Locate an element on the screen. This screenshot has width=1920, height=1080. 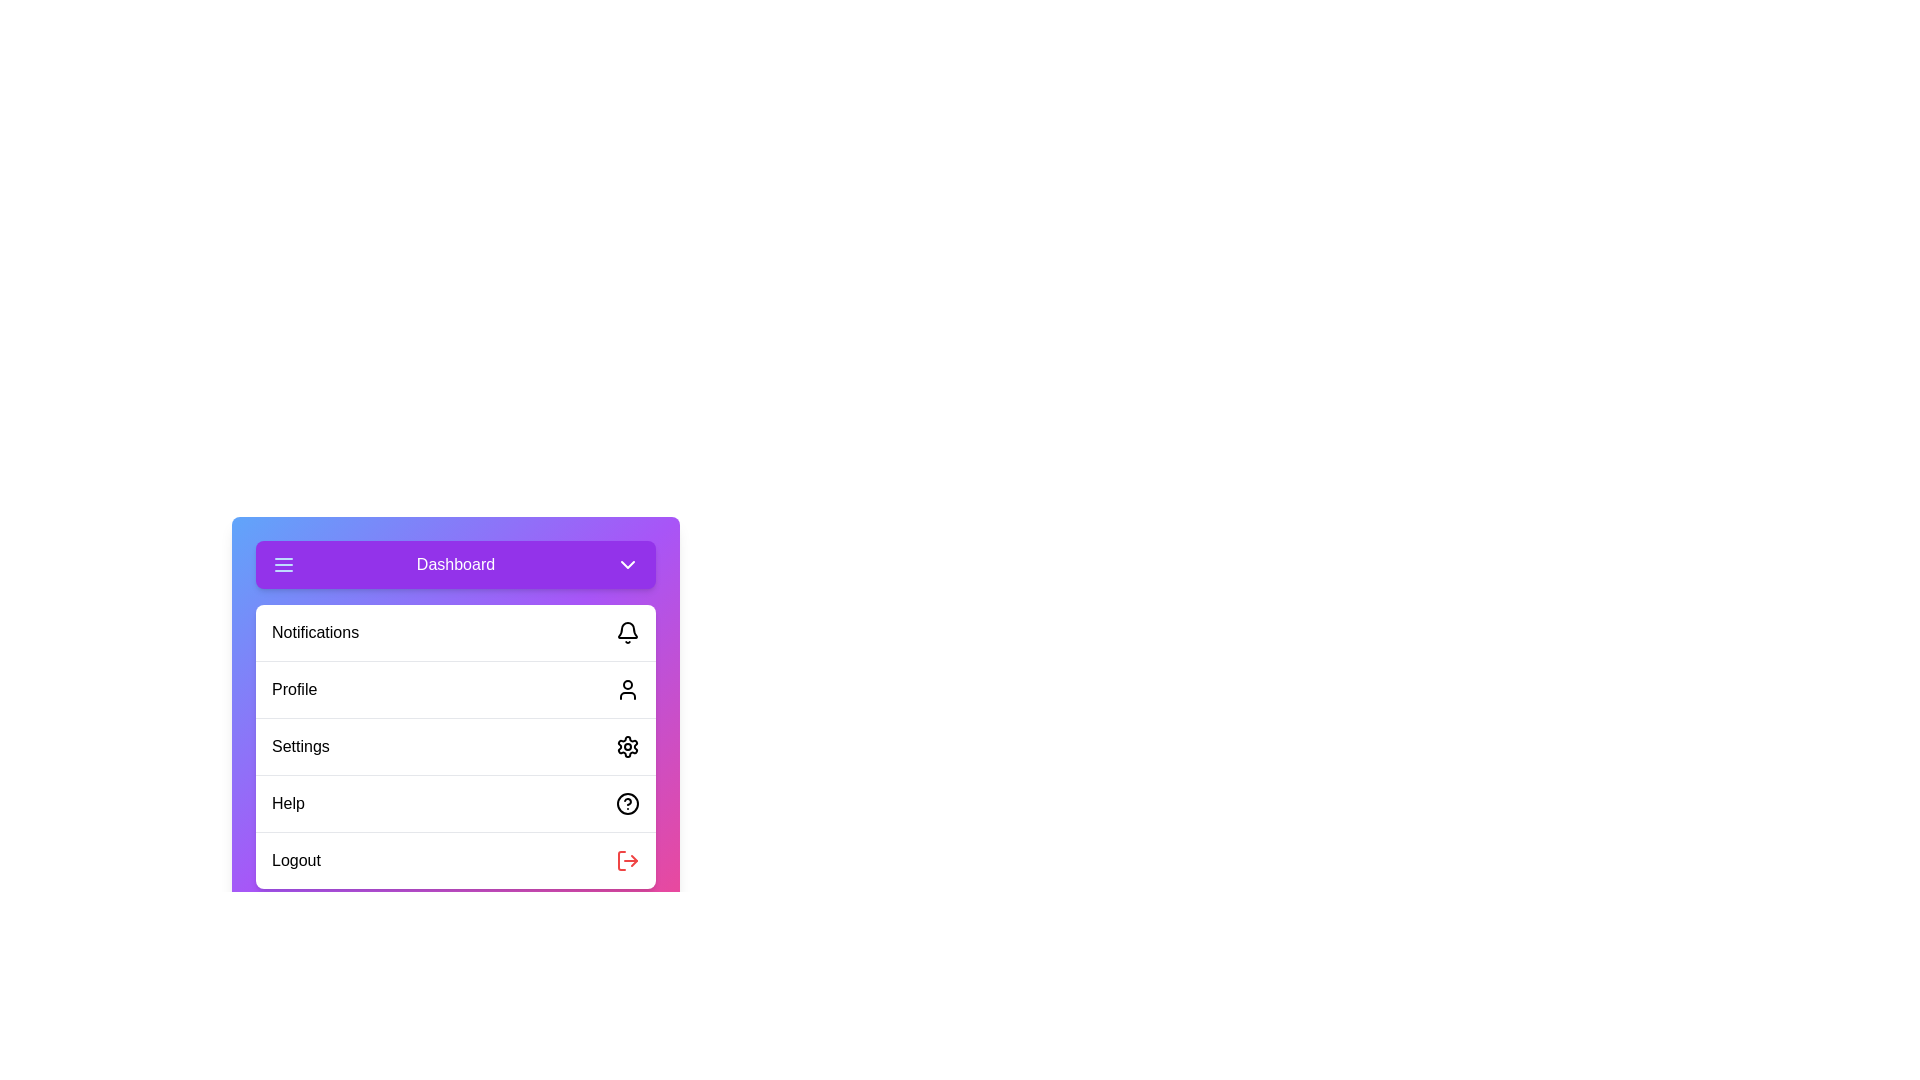
the menu item Profile from the menu is located at coordinates (455, 688).